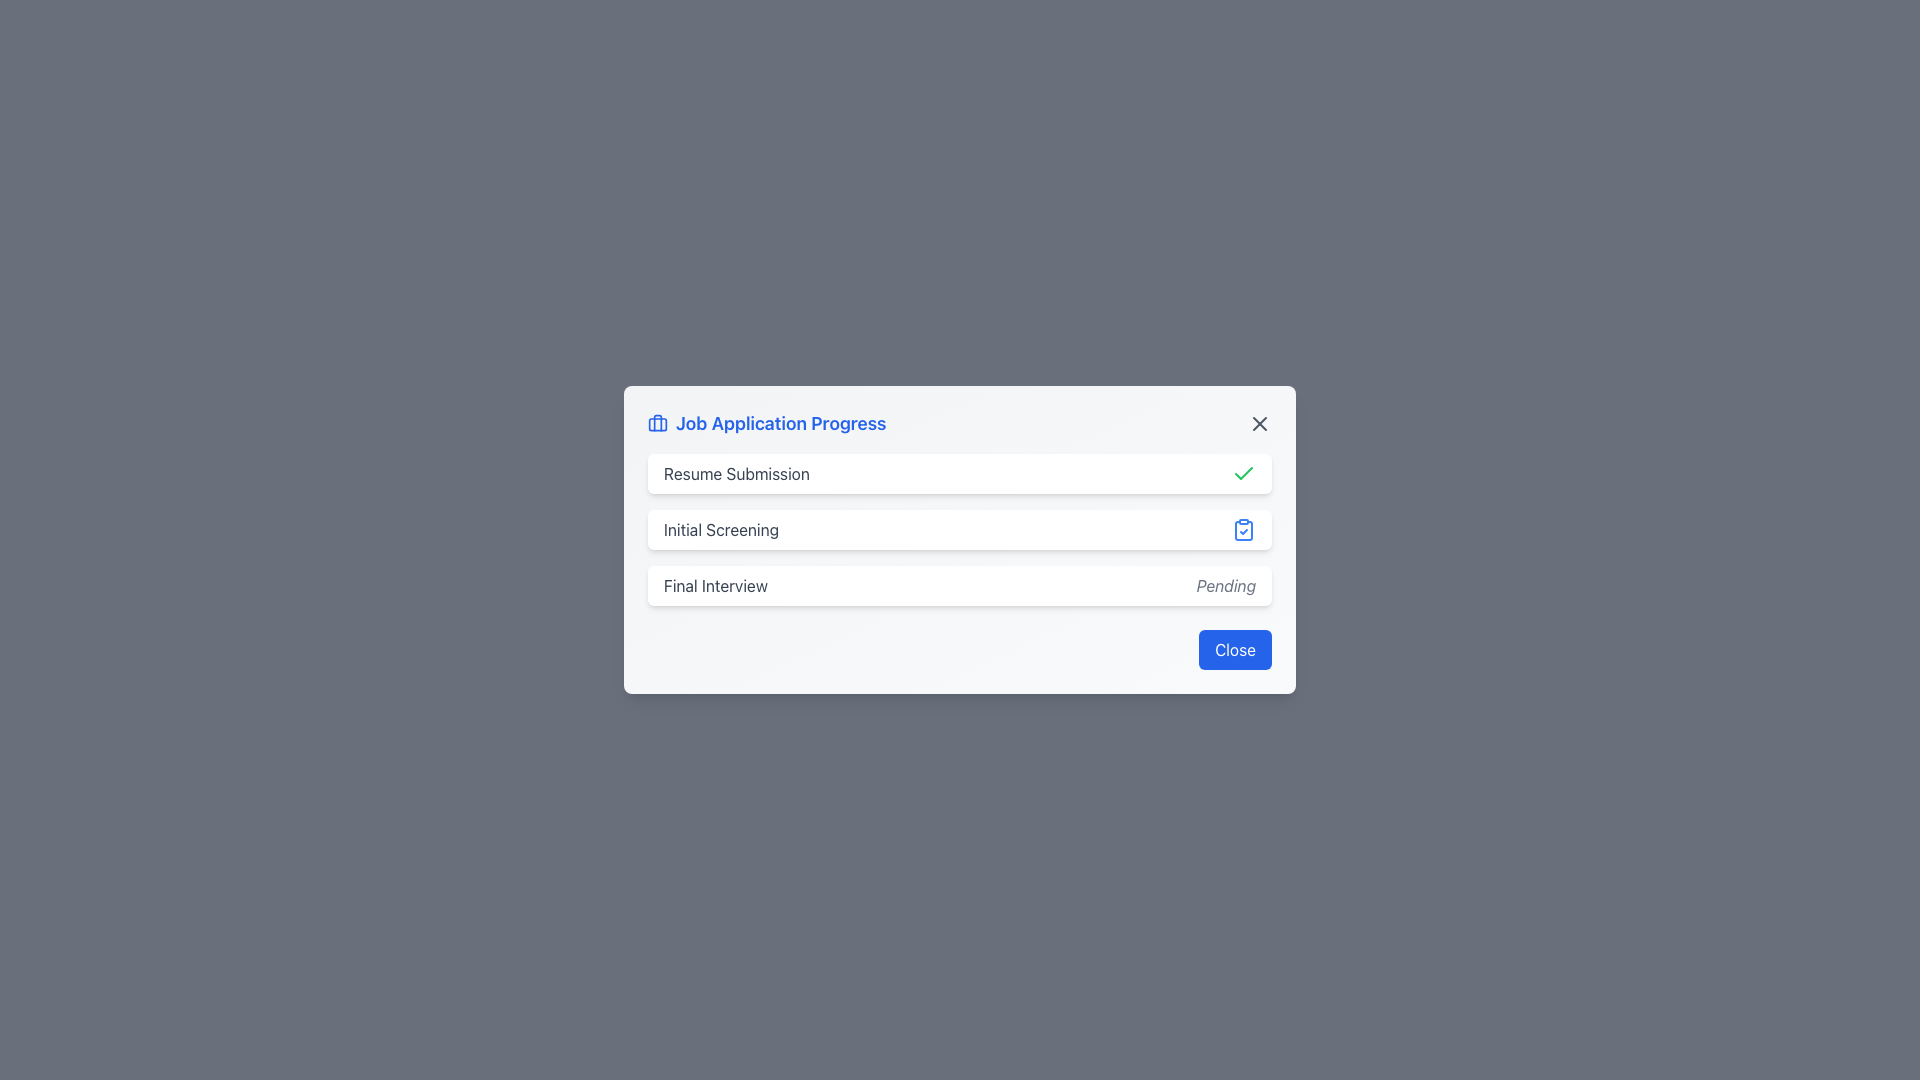 The image size is (1920, 1080). I want to click on the close button in the bottom-right area of the 'Job Application Progress' dialog, so click(1234, 650).